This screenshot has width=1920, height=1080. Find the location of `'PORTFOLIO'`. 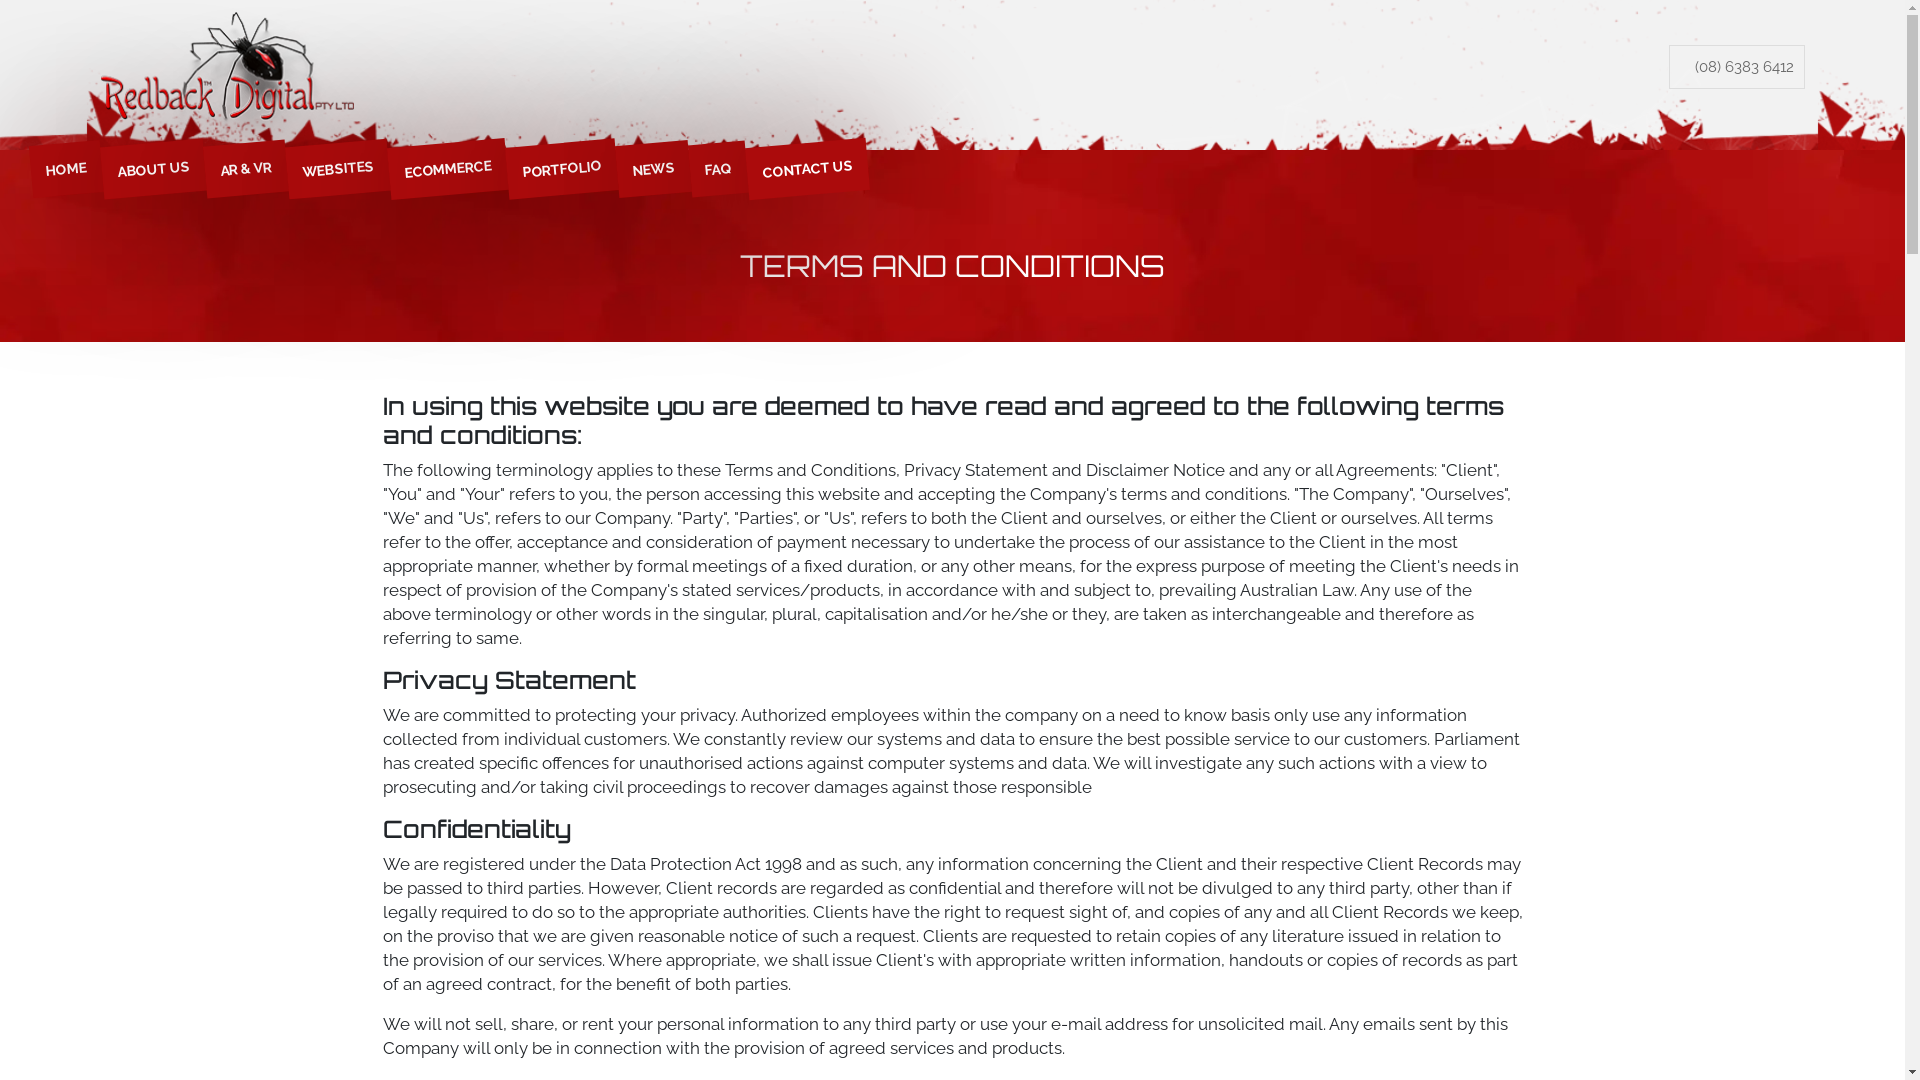

'PORTFOLIO' is located at coordinates (560, 163).